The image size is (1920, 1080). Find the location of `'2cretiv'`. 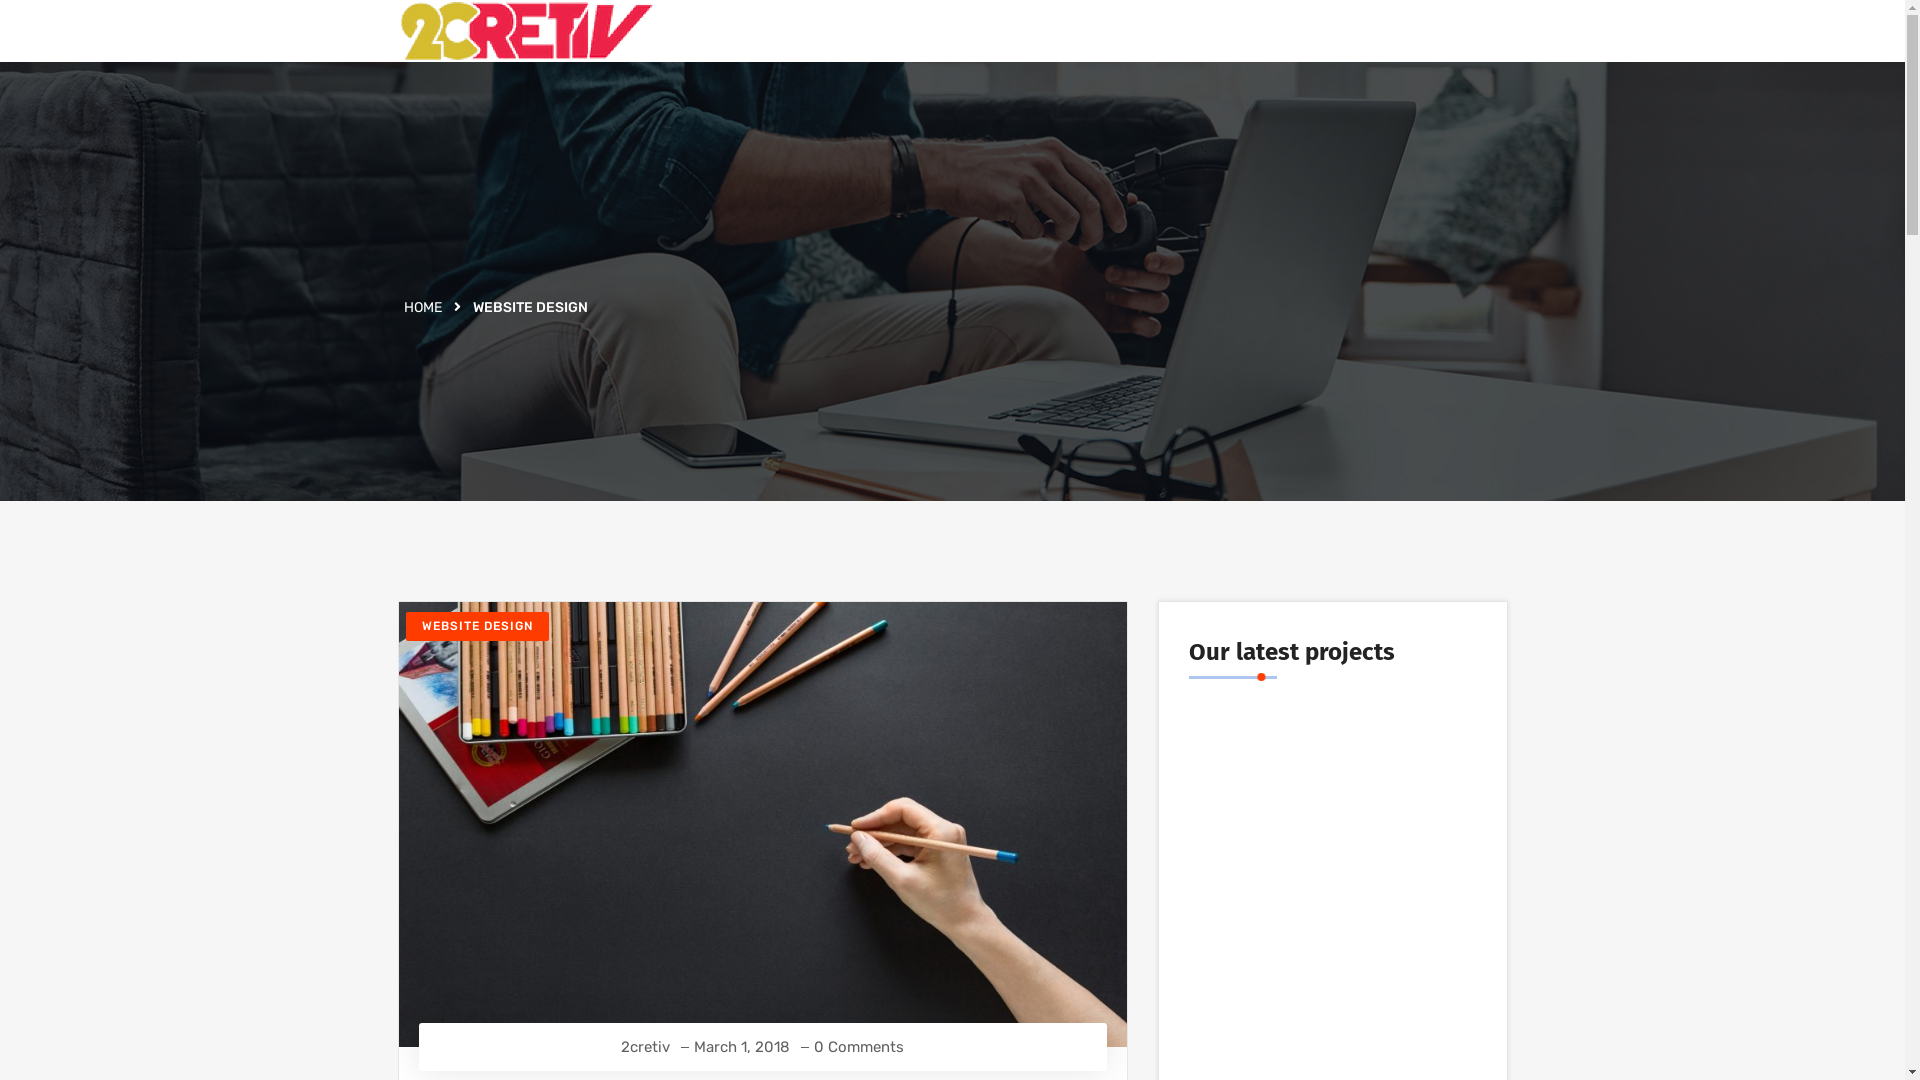

'2cretiv' is located at coordinates (645, 1046).